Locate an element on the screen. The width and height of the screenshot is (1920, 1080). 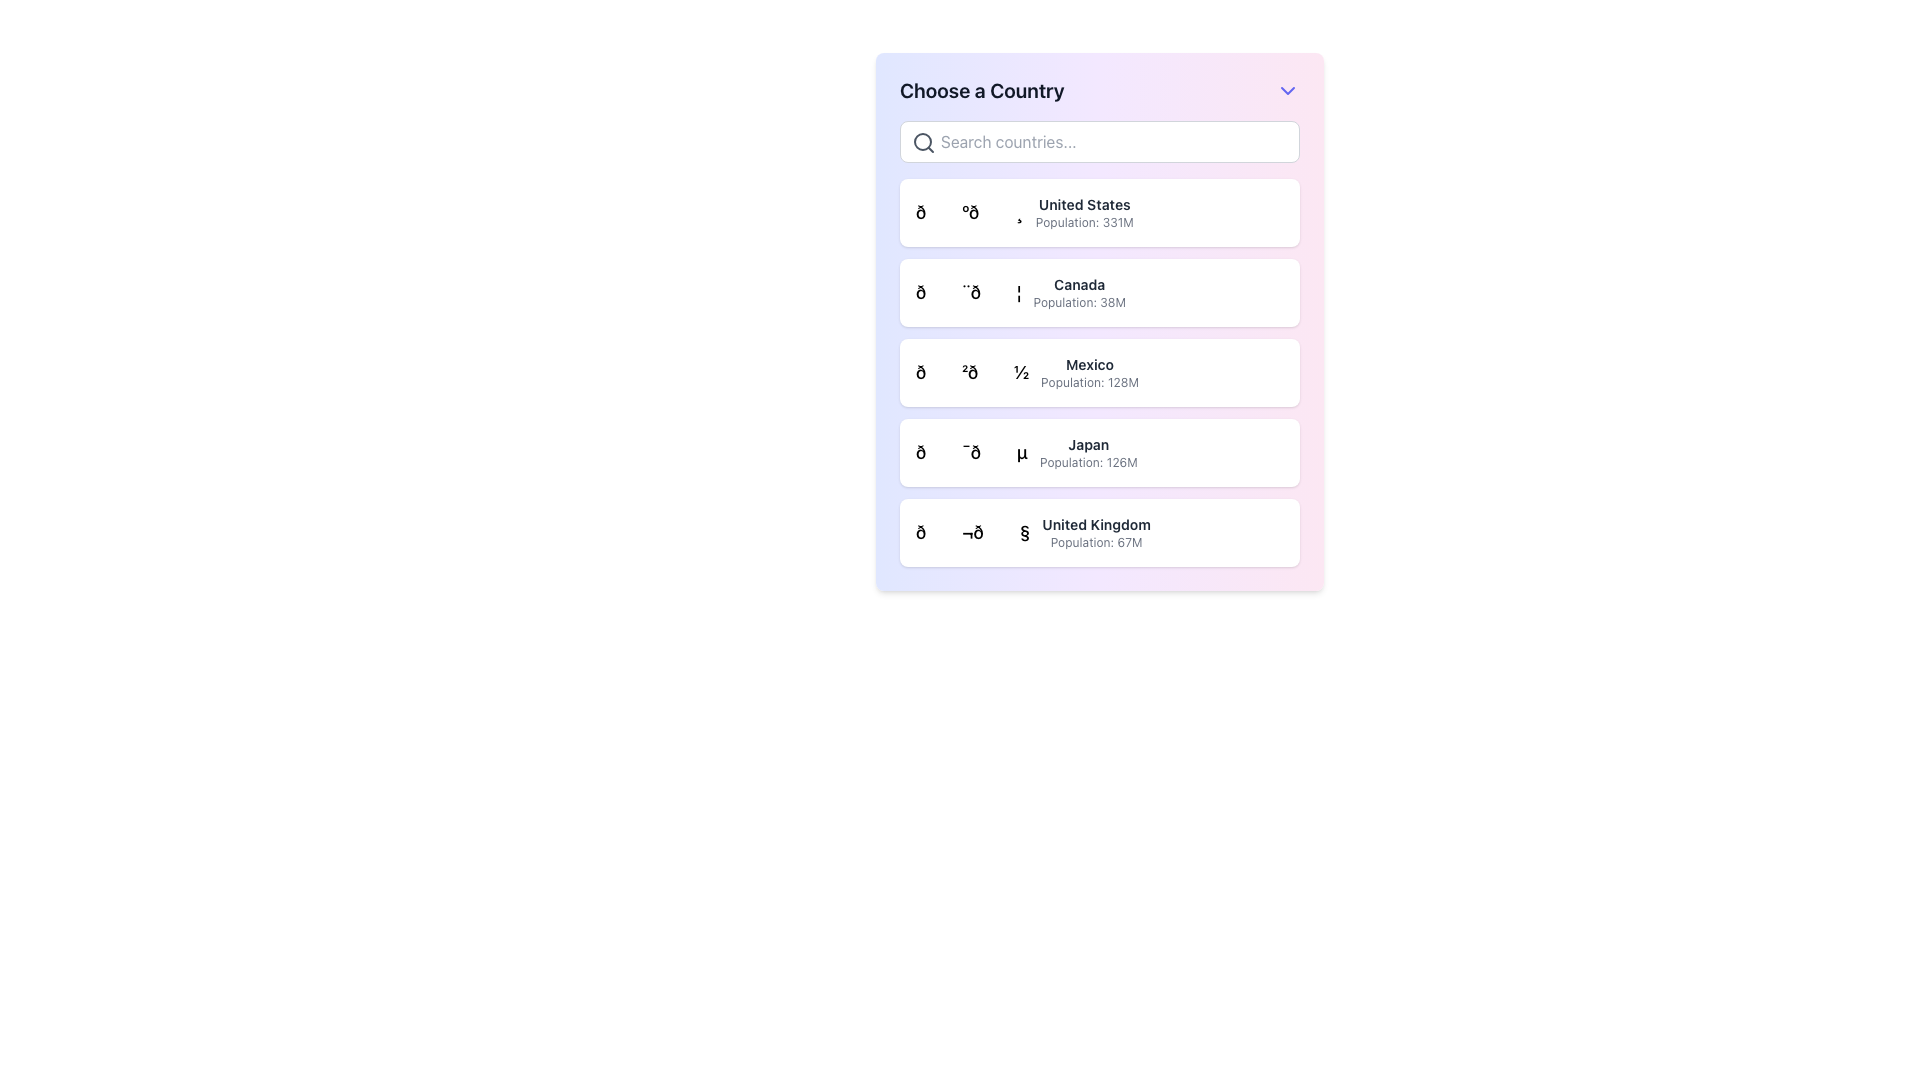
the informational list item for 'Canada', which features the Canadian flag icon and the label 'Canada' in bold dark text is located at coordinates (1021, 293).